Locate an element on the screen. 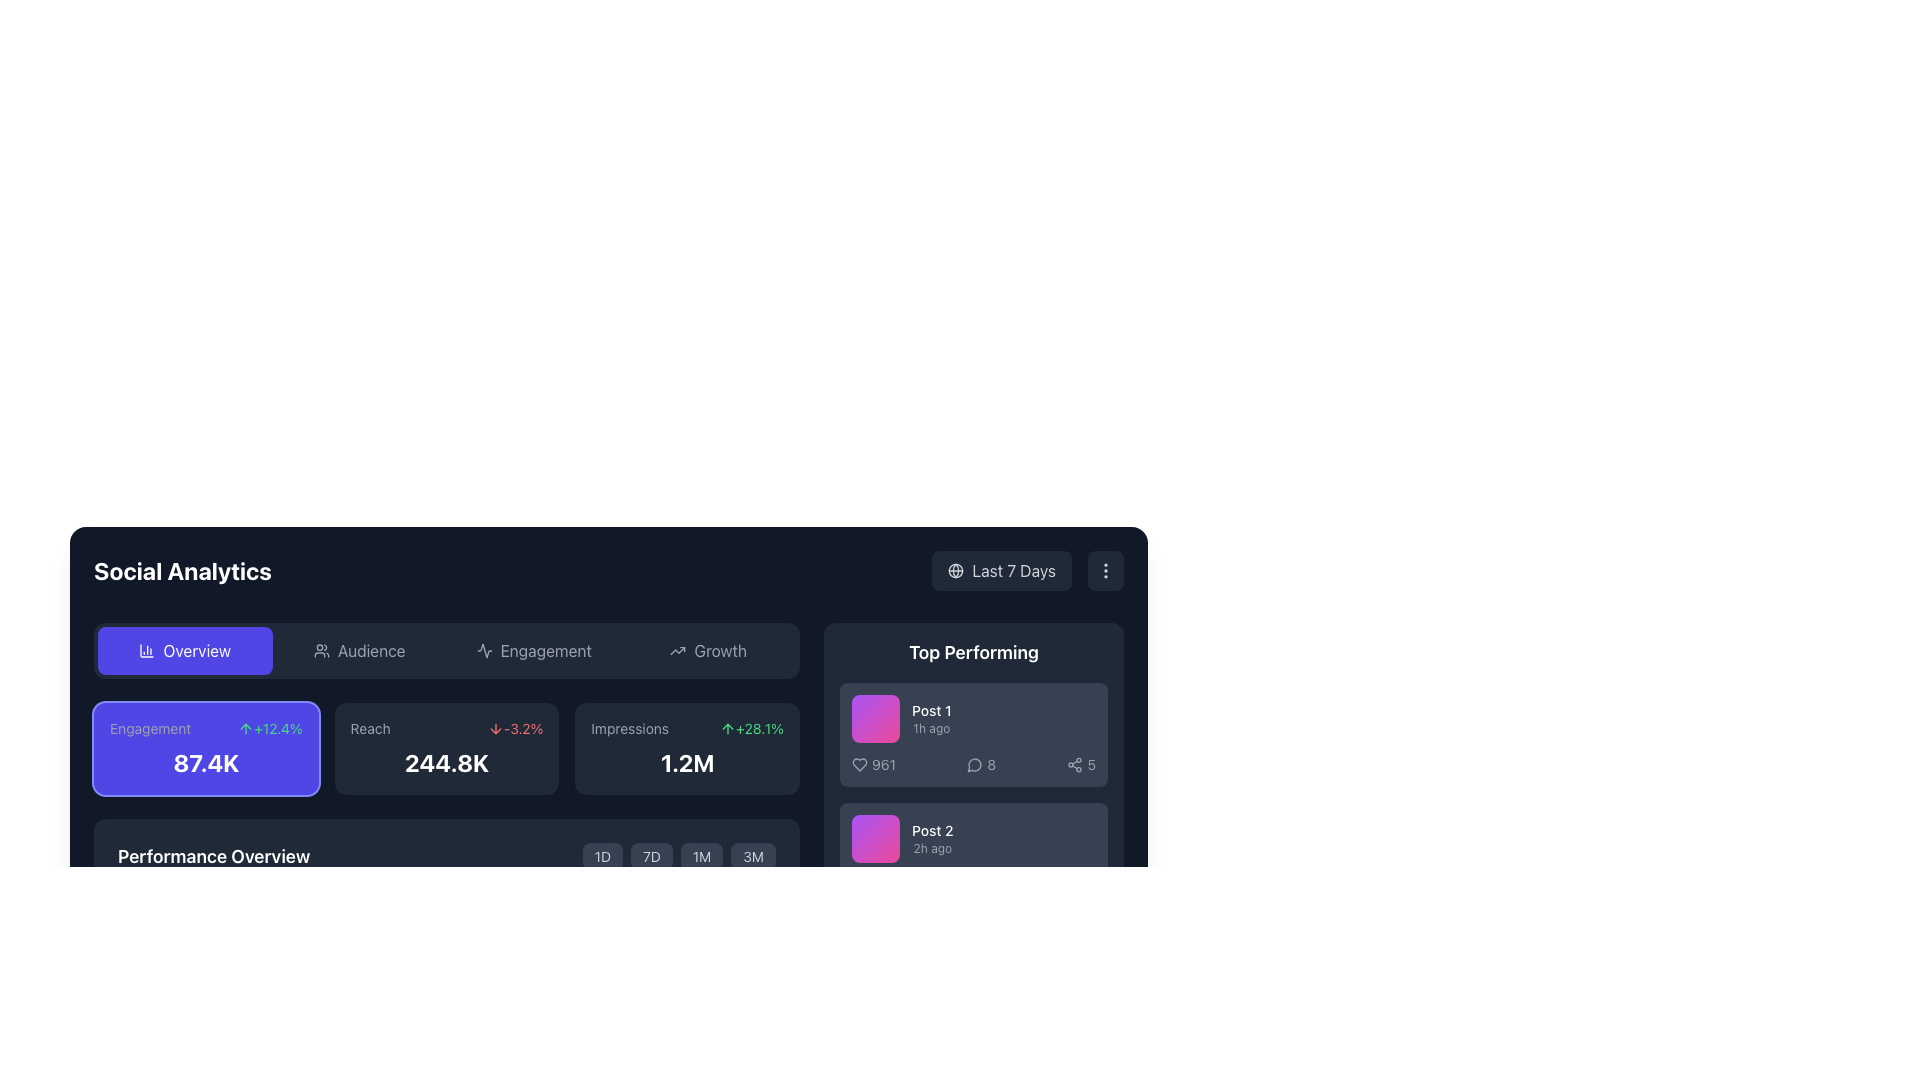  the navigation menu located centrally in the analytics dashboard to switch between different sections like Engagement or Audience statistics is located at coordinates (445, 651).